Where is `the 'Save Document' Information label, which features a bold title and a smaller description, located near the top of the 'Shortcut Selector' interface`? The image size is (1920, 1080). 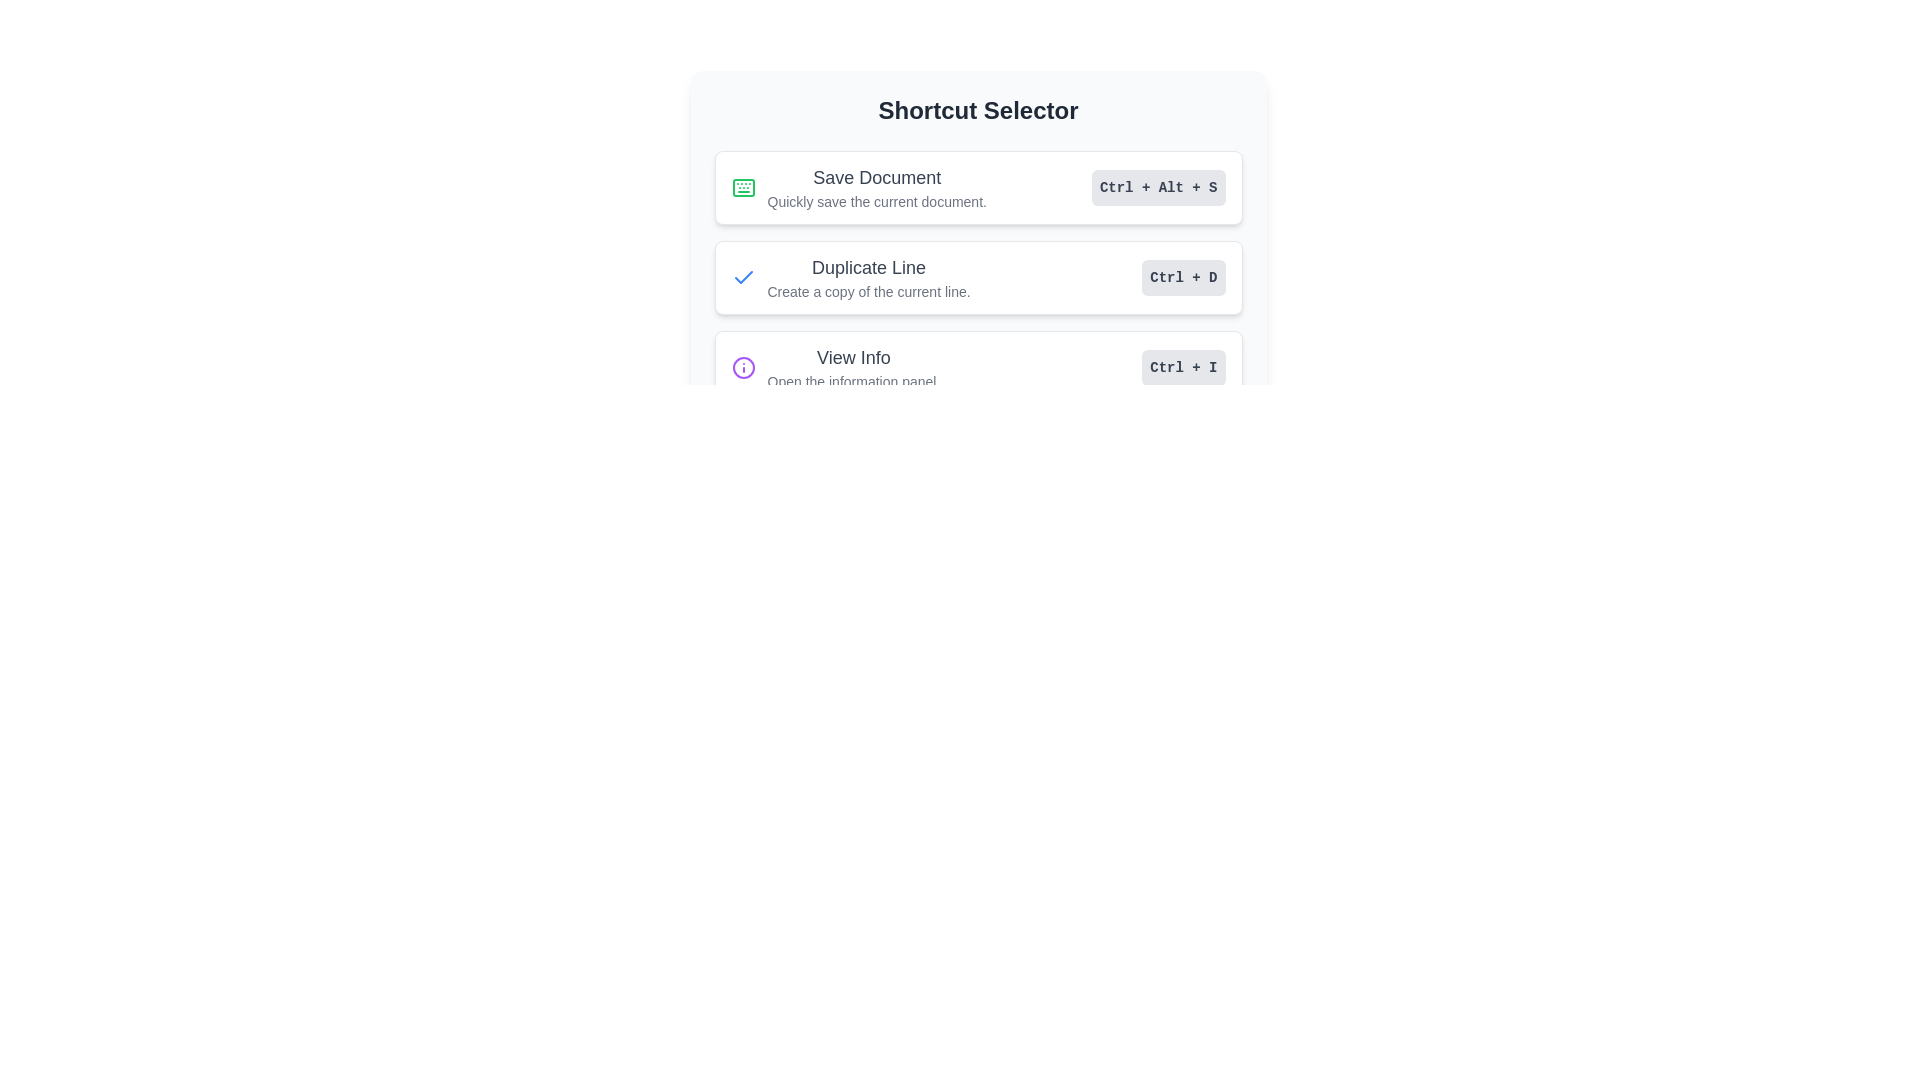 the 'Save Document' Information label, which features a bold title and a smaller description, located near the top of the 'Shortcut Selector' interface is located at coordinates (877, 188).